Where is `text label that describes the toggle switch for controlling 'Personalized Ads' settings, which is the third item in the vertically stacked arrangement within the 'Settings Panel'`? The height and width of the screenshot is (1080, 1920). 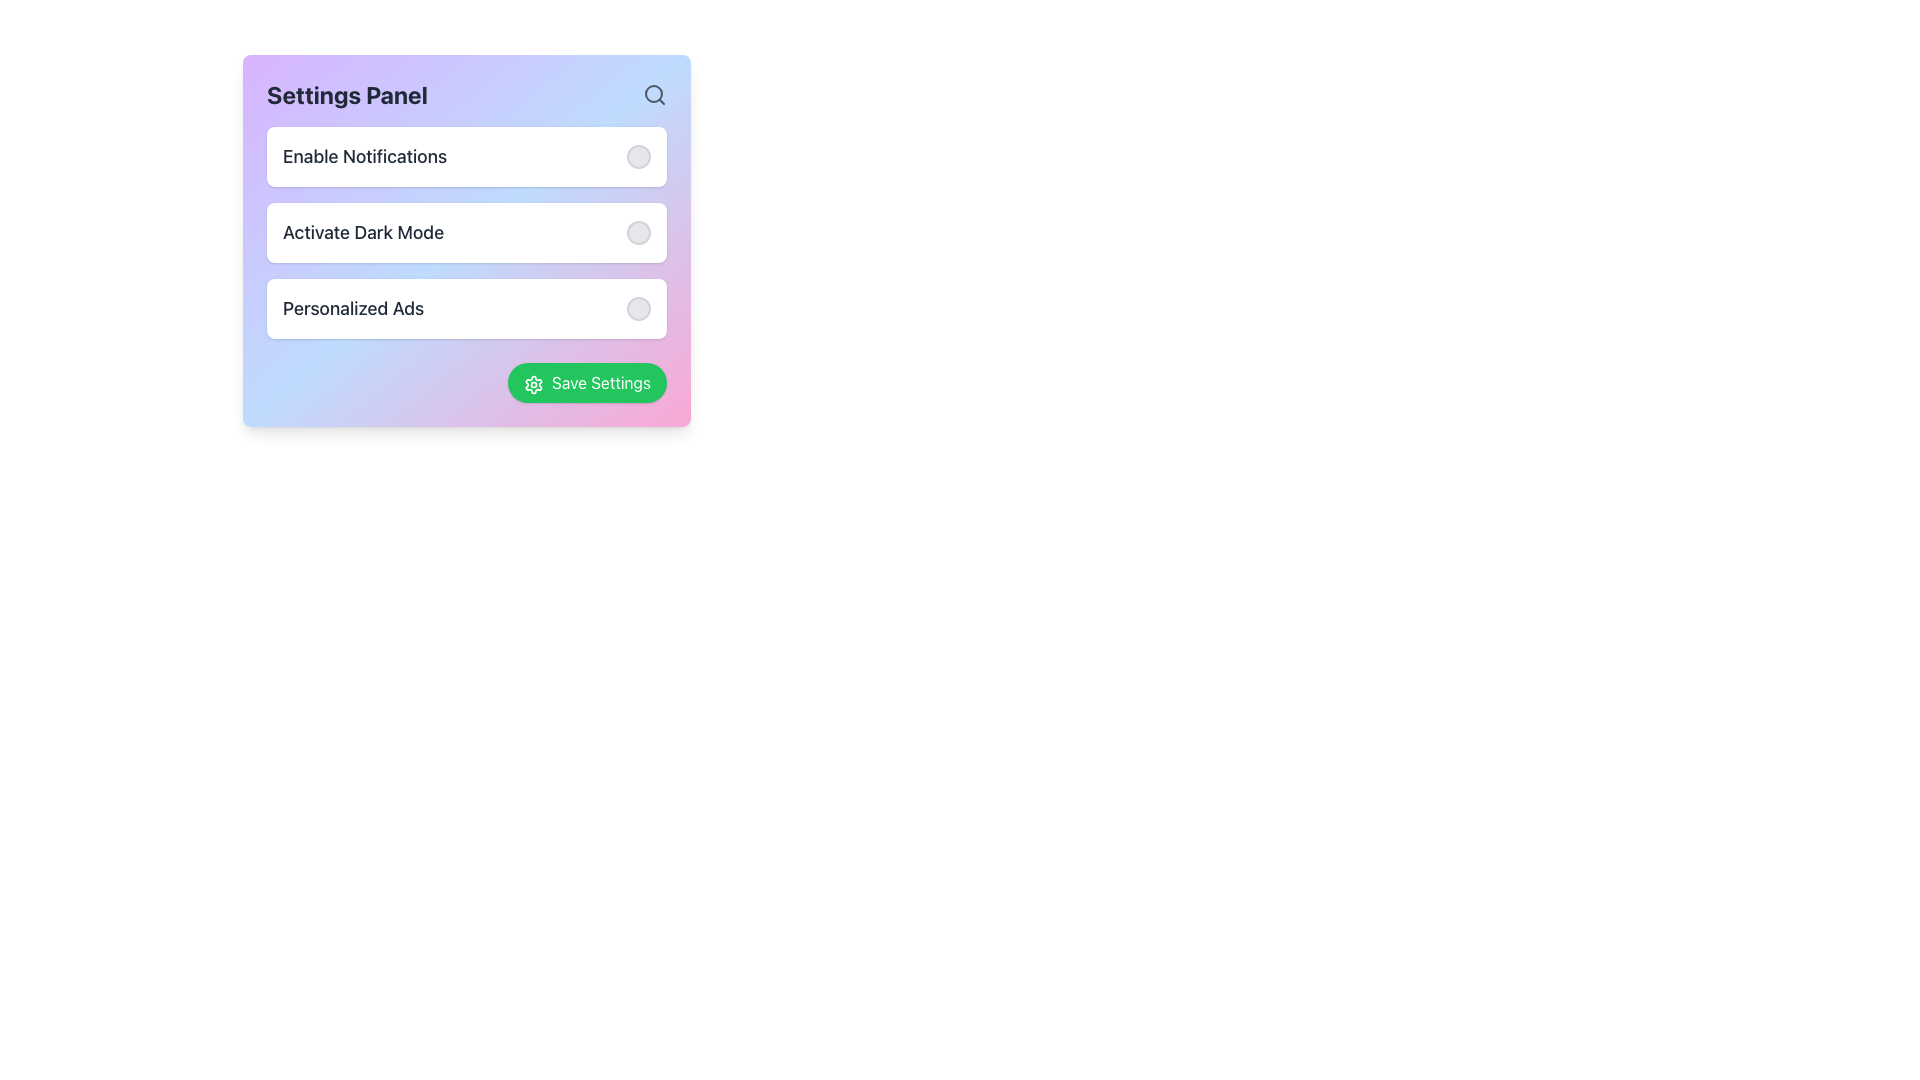
text label that describes the toggle switch for controlling 'Personalized Ads' settings, which is the third item in the vertically stacked arrangement within the 'Settings Panel' is located at coordinates (353, 308).